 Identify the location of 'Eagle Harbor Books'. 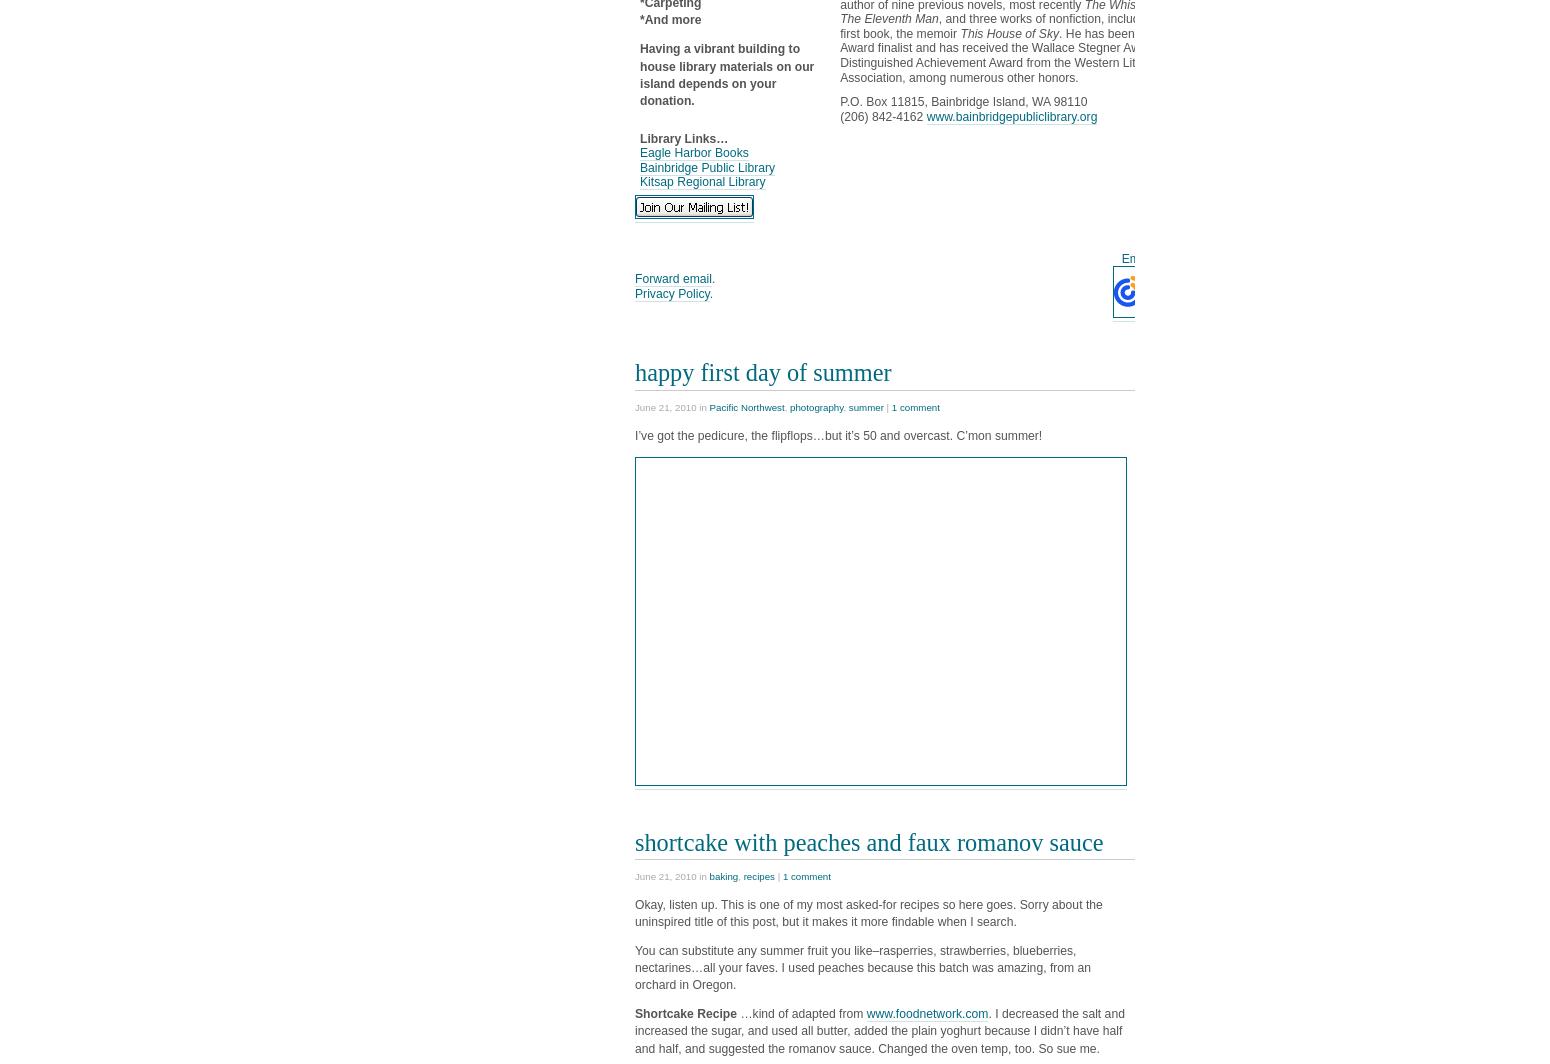
(692, 153).